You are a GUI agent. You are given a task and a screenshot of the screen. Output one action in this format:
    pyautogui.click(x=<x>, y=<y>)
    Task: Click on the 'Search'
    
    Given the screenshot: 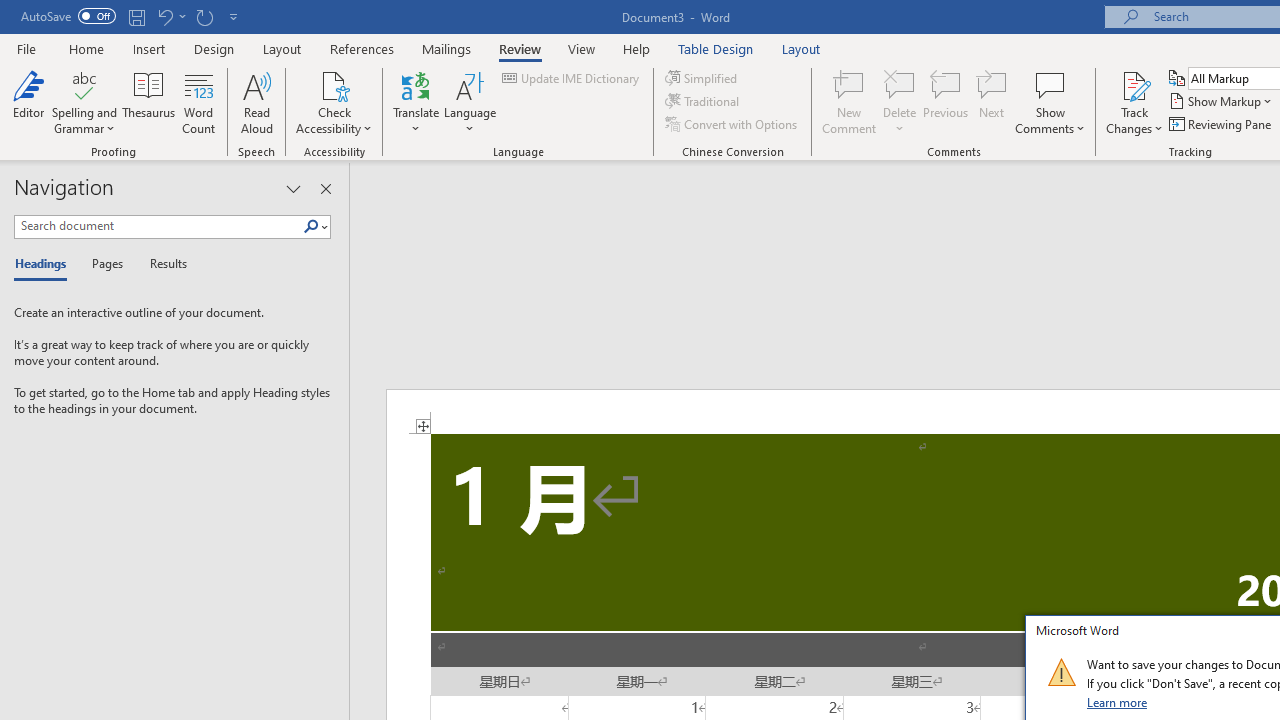 What is the action you would take?
    pyautogui.click(x=314, y=226)
    